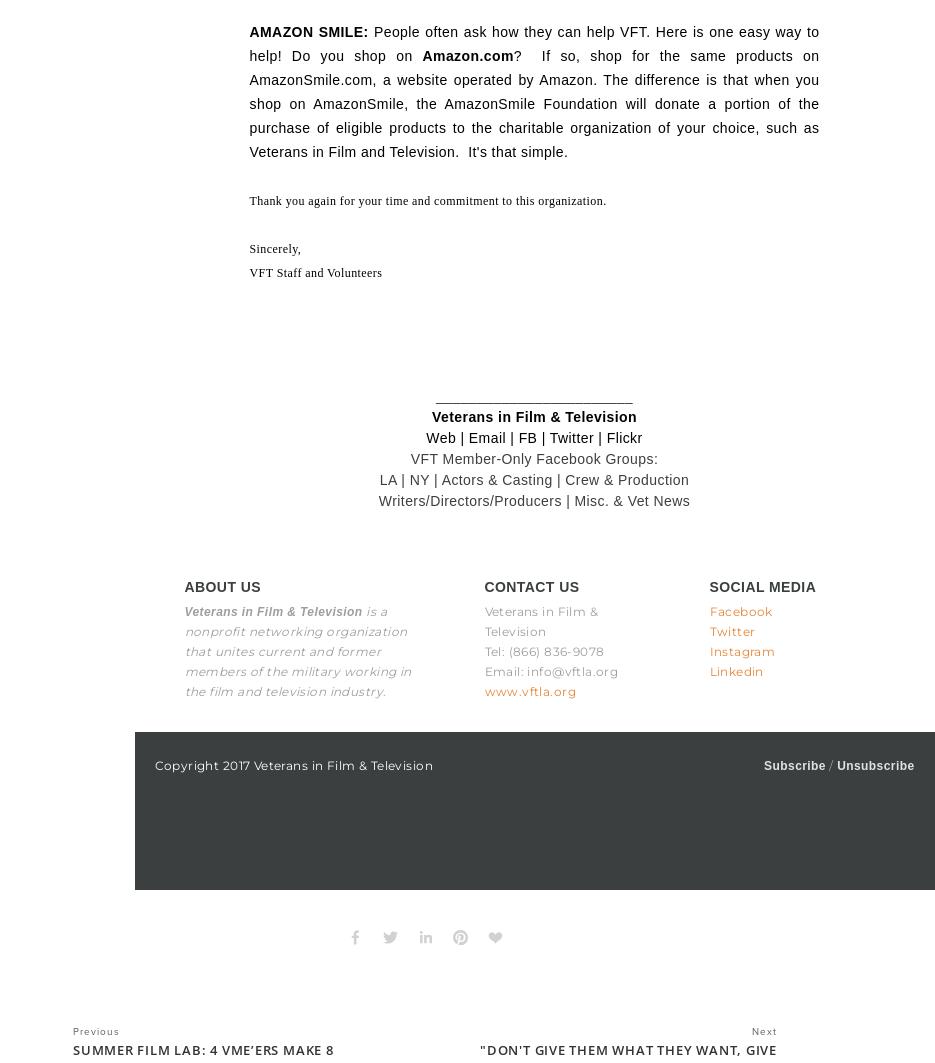  What do you see at coordinates (604, 436) in the screenshot?
I see `'Flickr'` at bounding box center [604, 436].